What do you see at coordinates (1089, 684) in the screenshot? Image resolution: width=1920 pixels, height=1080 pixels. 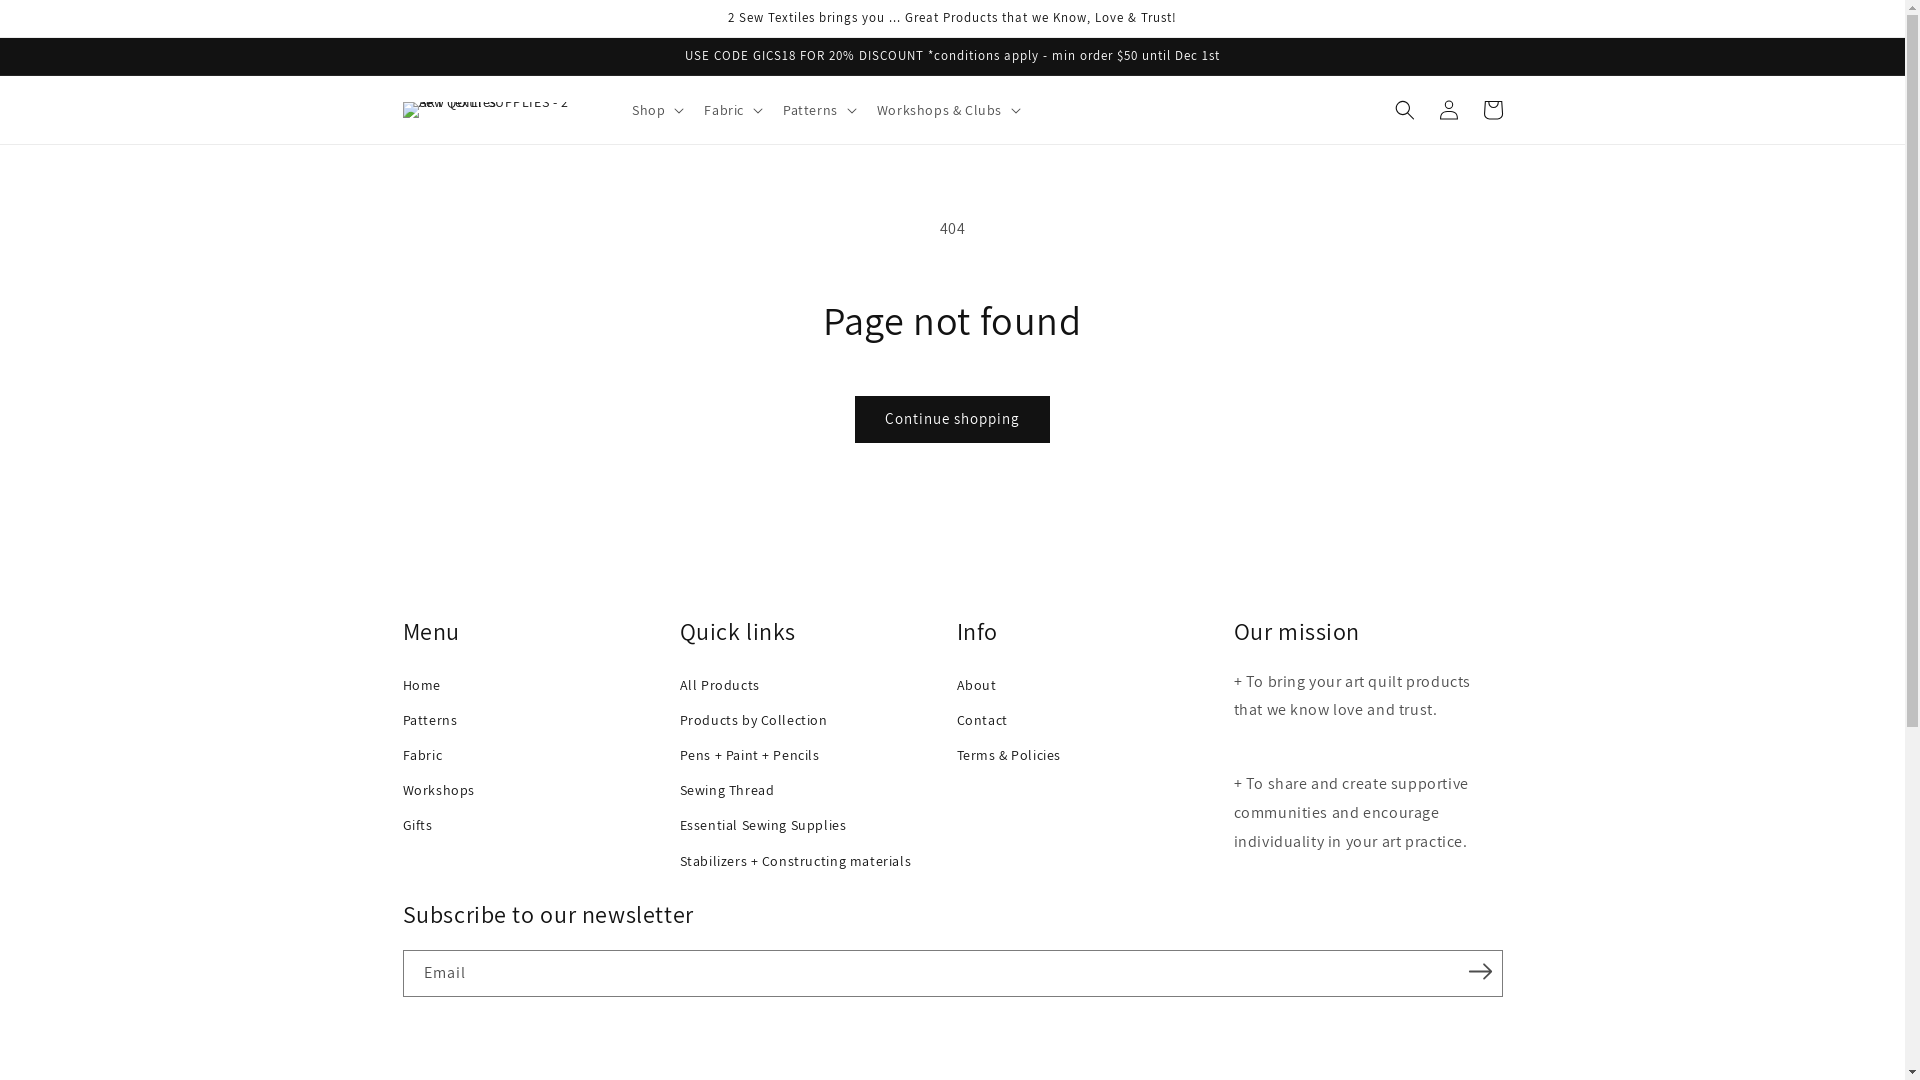 I see `'About'` at bounding box center [1089, 684].